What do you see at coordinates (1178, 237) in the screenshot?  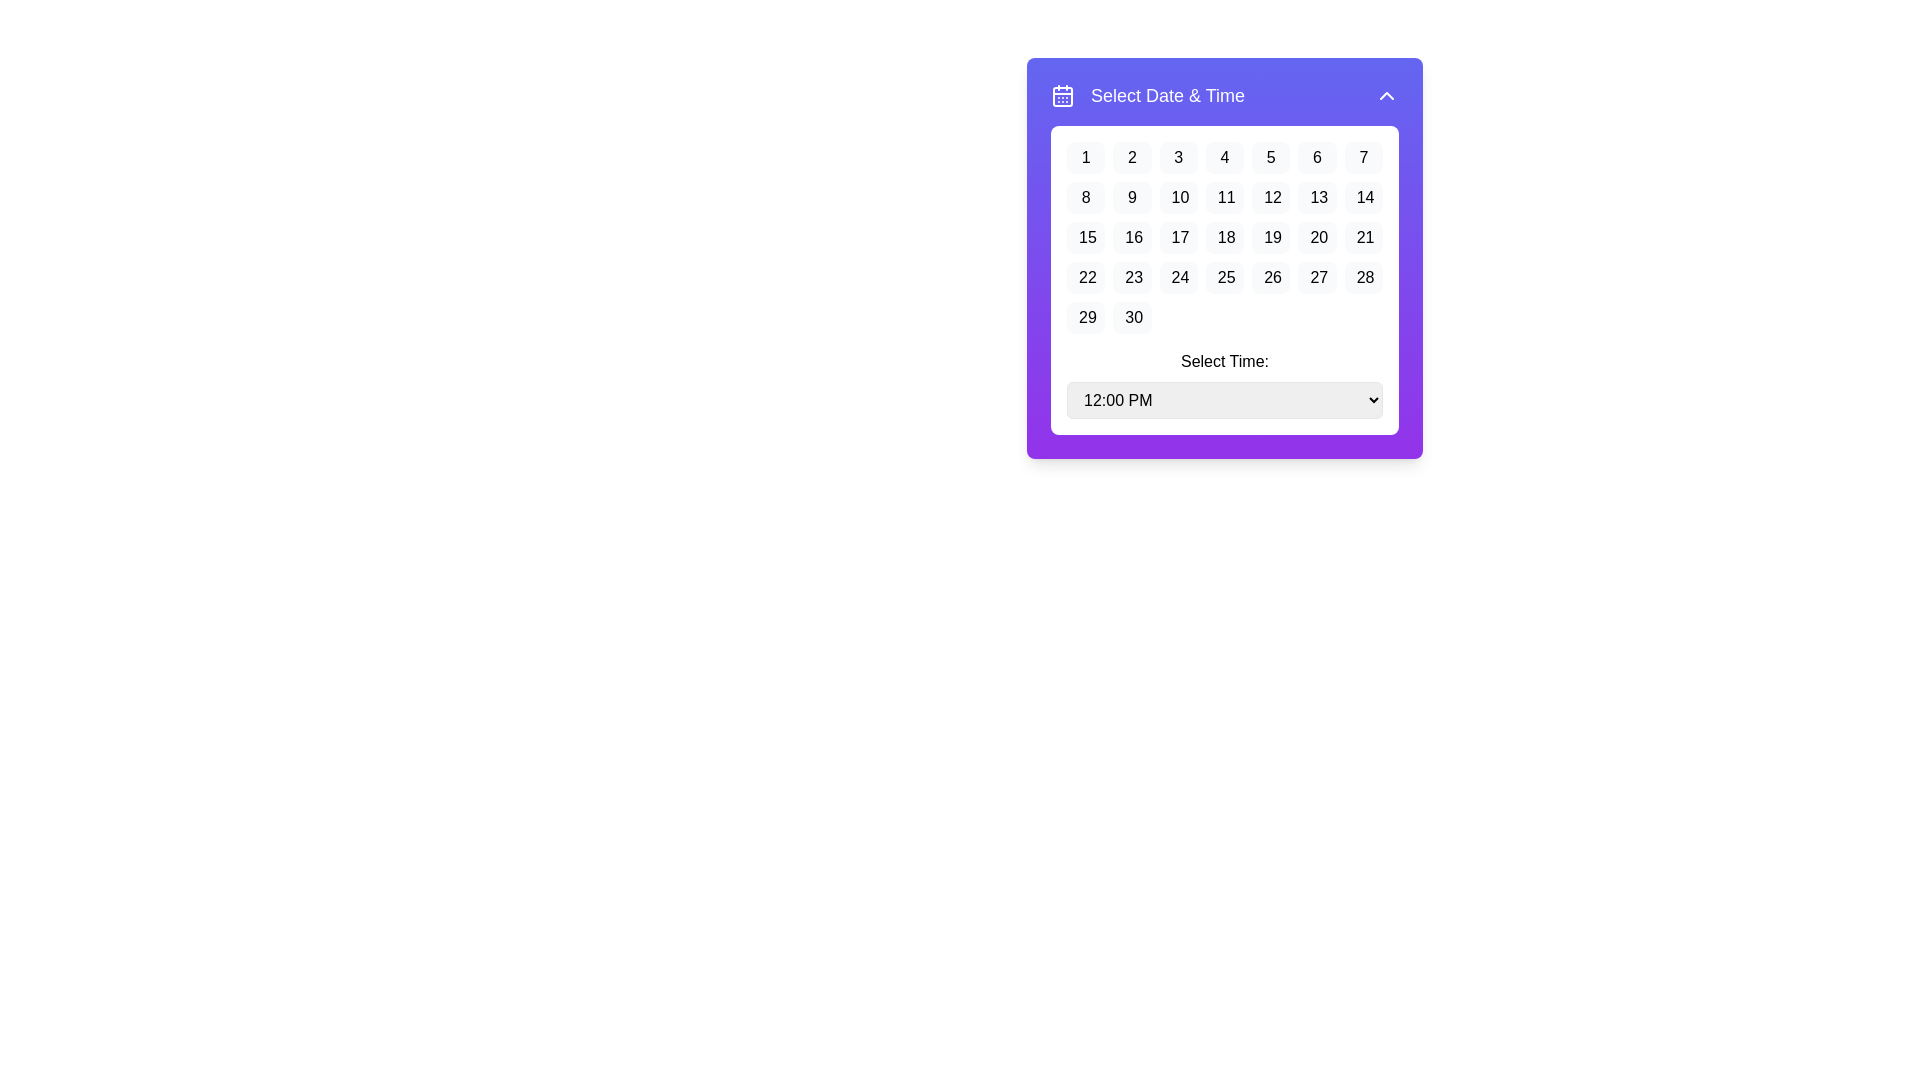 I see `the button representing the 17th day in the calendar interface` at bounding box center [1178, 237].